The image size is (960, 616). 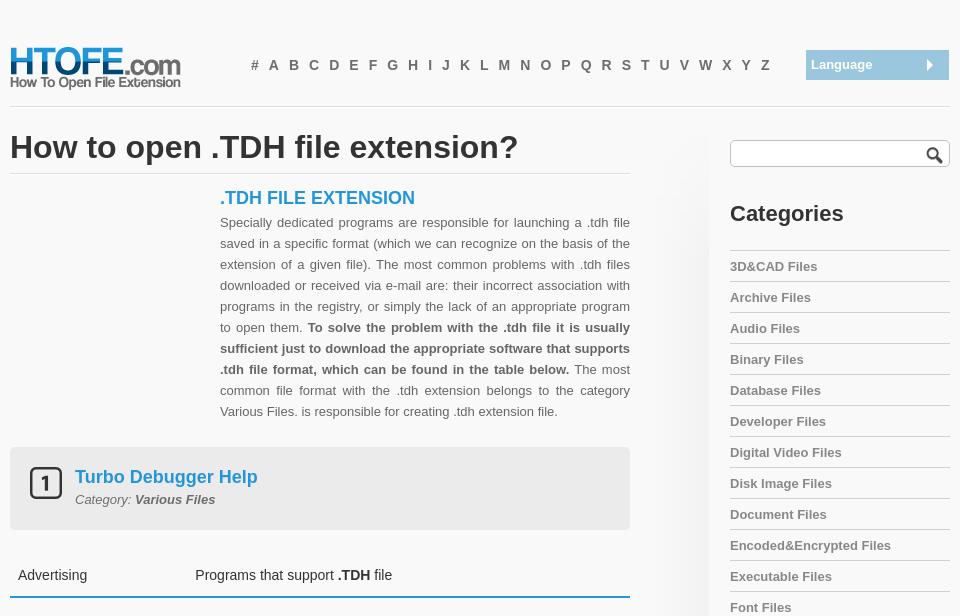 What do you see at coordinates (74, 498) in the screenshot?
I see `'Category:'` at bounding box center [74, 498].